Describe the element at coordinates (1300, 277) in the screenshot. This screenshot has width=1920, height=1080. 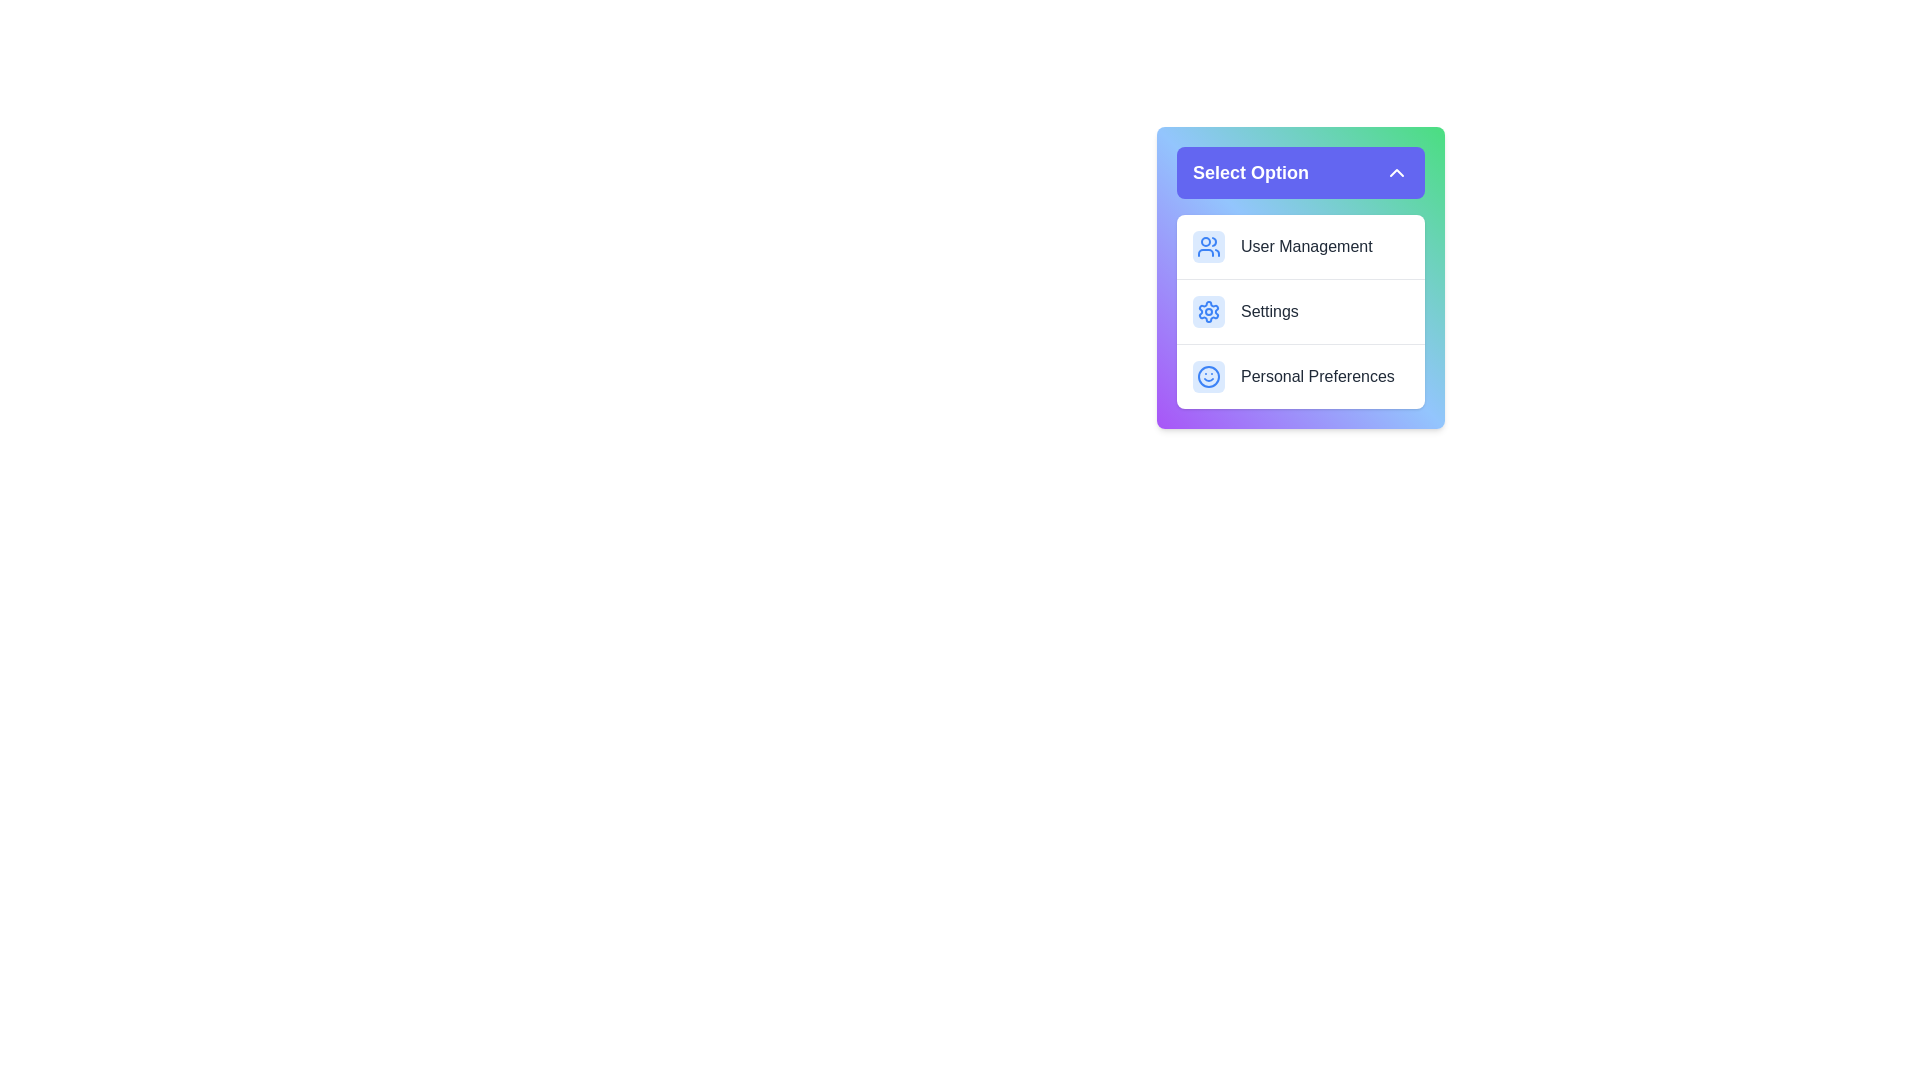
I see `the 'Settings' option in the dropdown menu` at that location.